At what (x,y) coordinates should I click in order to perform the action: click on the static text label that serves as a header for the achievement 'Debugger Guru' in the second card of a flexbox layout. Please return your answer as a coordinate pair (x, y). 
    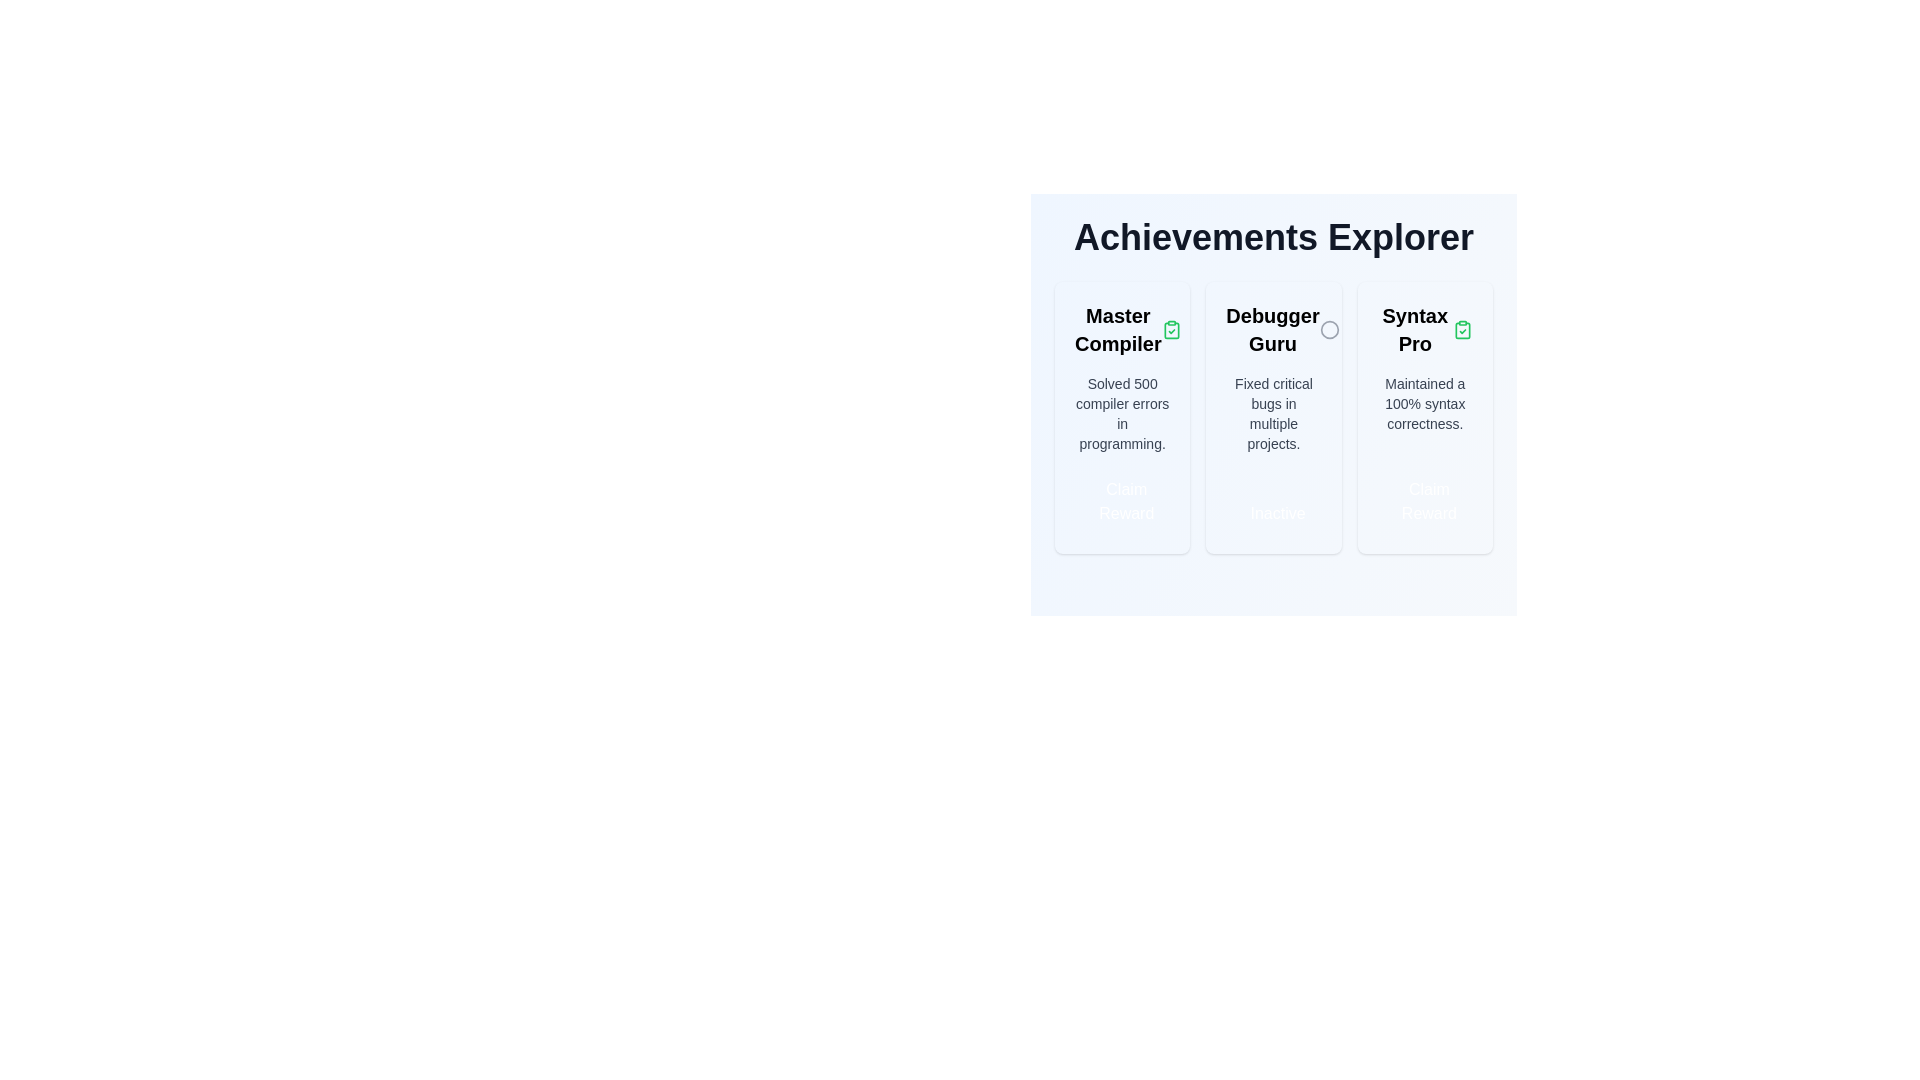
    Looking at the image, I should click on (1271, 329).